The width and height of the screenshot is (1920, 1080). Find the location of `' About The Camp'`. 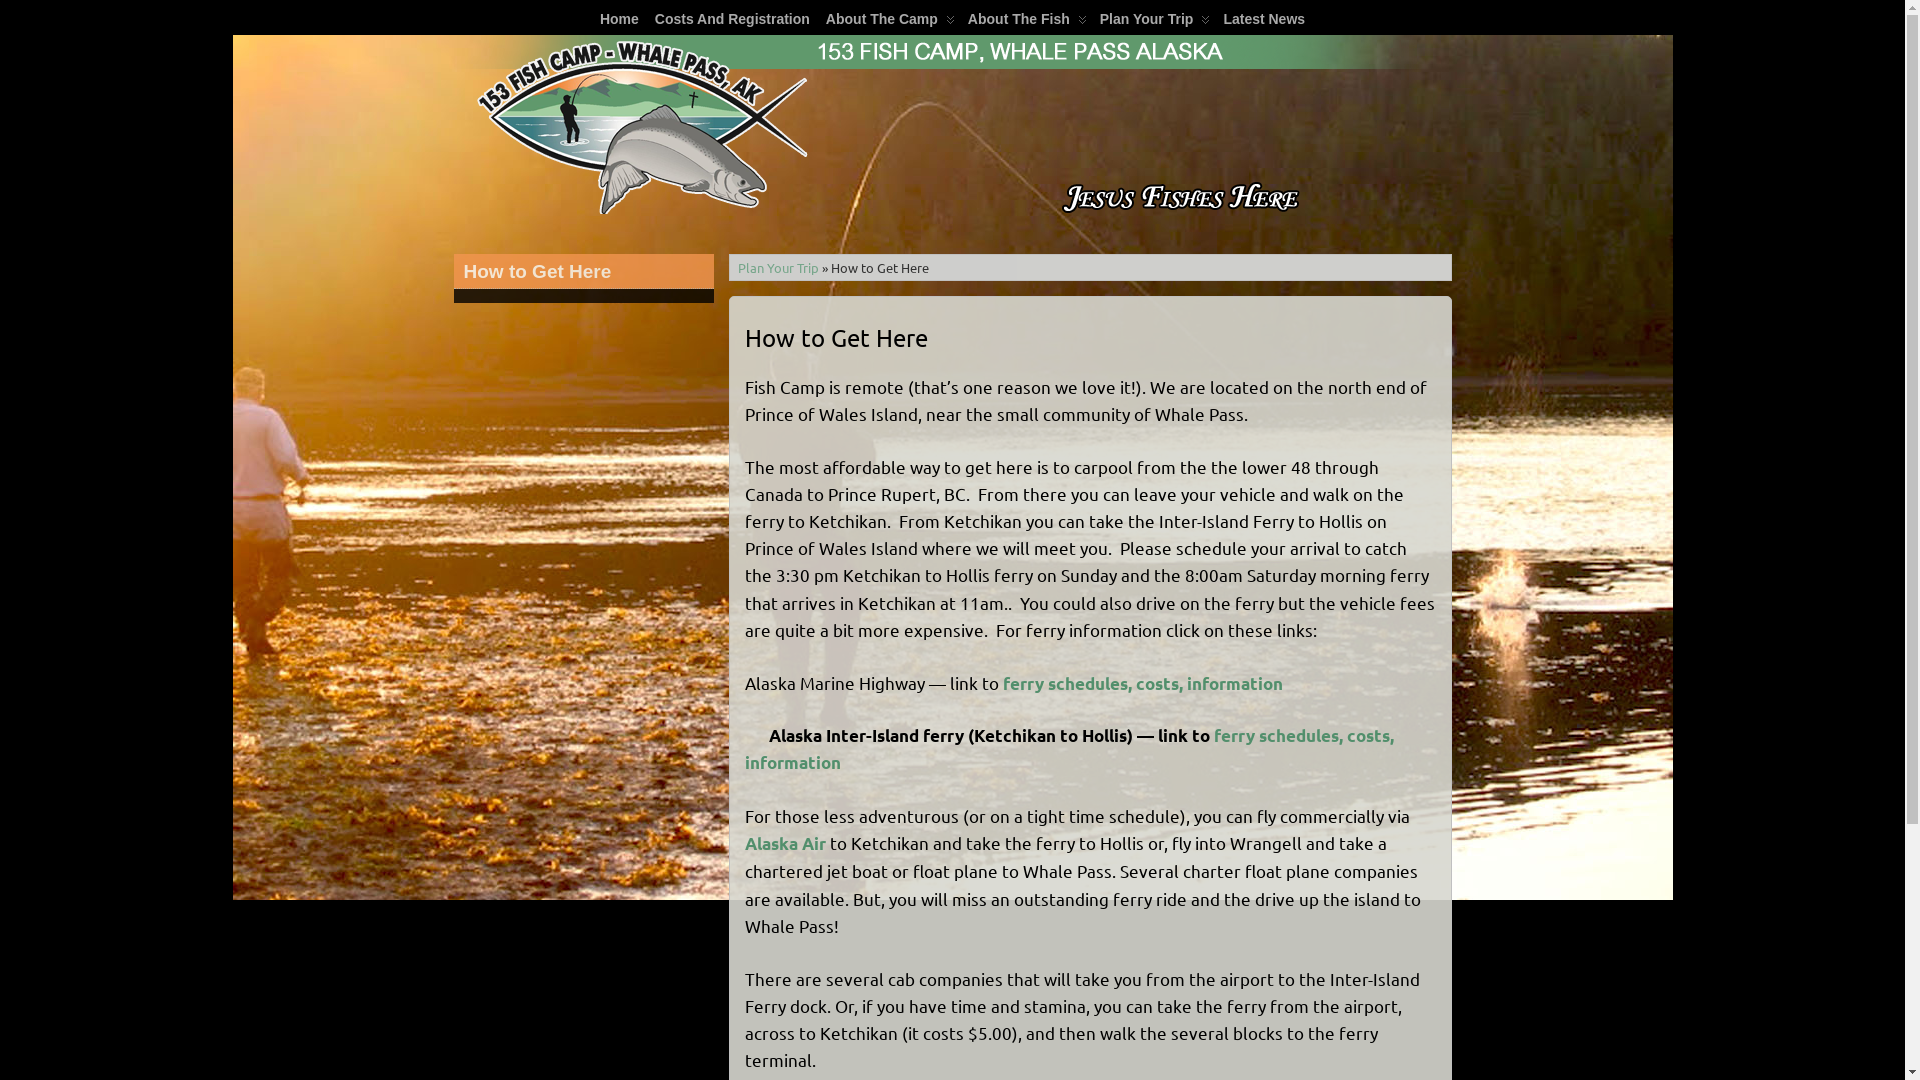

' About The Camp' is located at coordinates (887, 17).